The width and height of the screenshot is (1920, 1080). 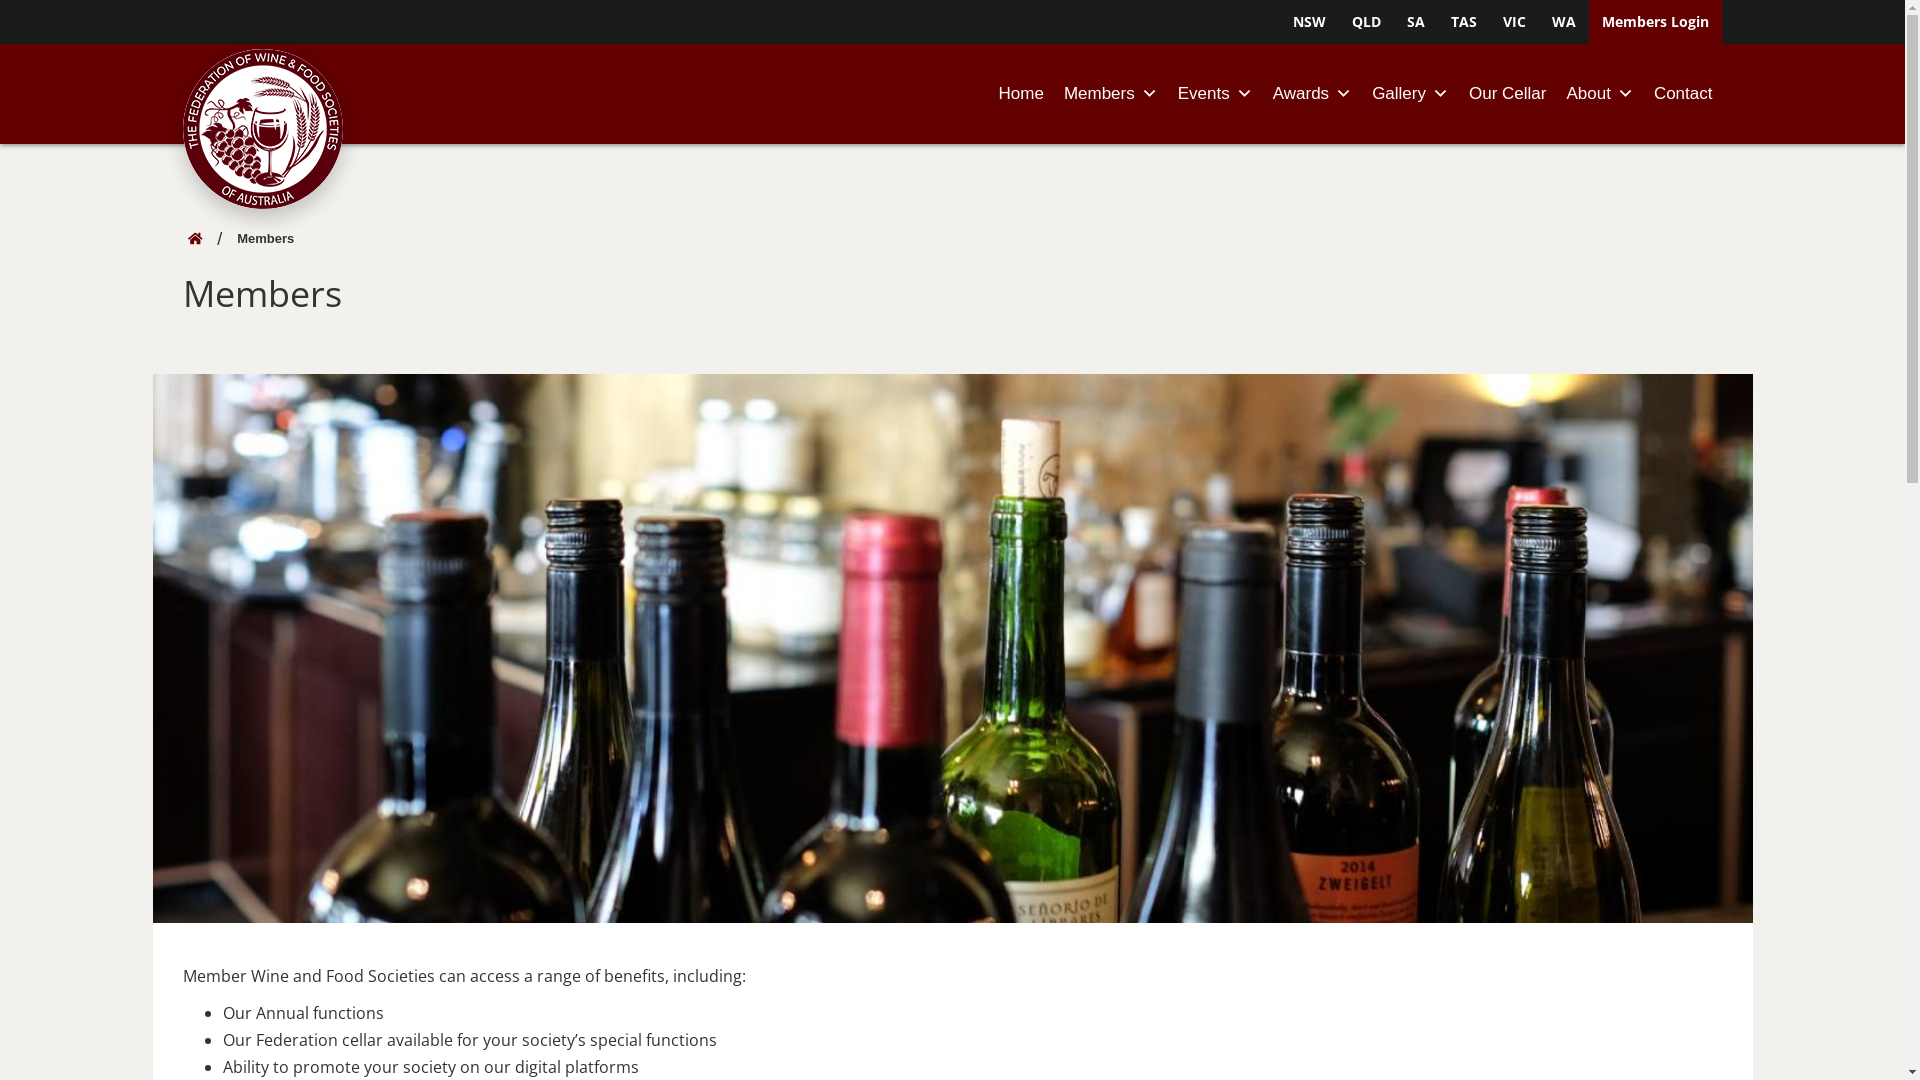 I want to click on 'Events', so click(x=1214, y=93).